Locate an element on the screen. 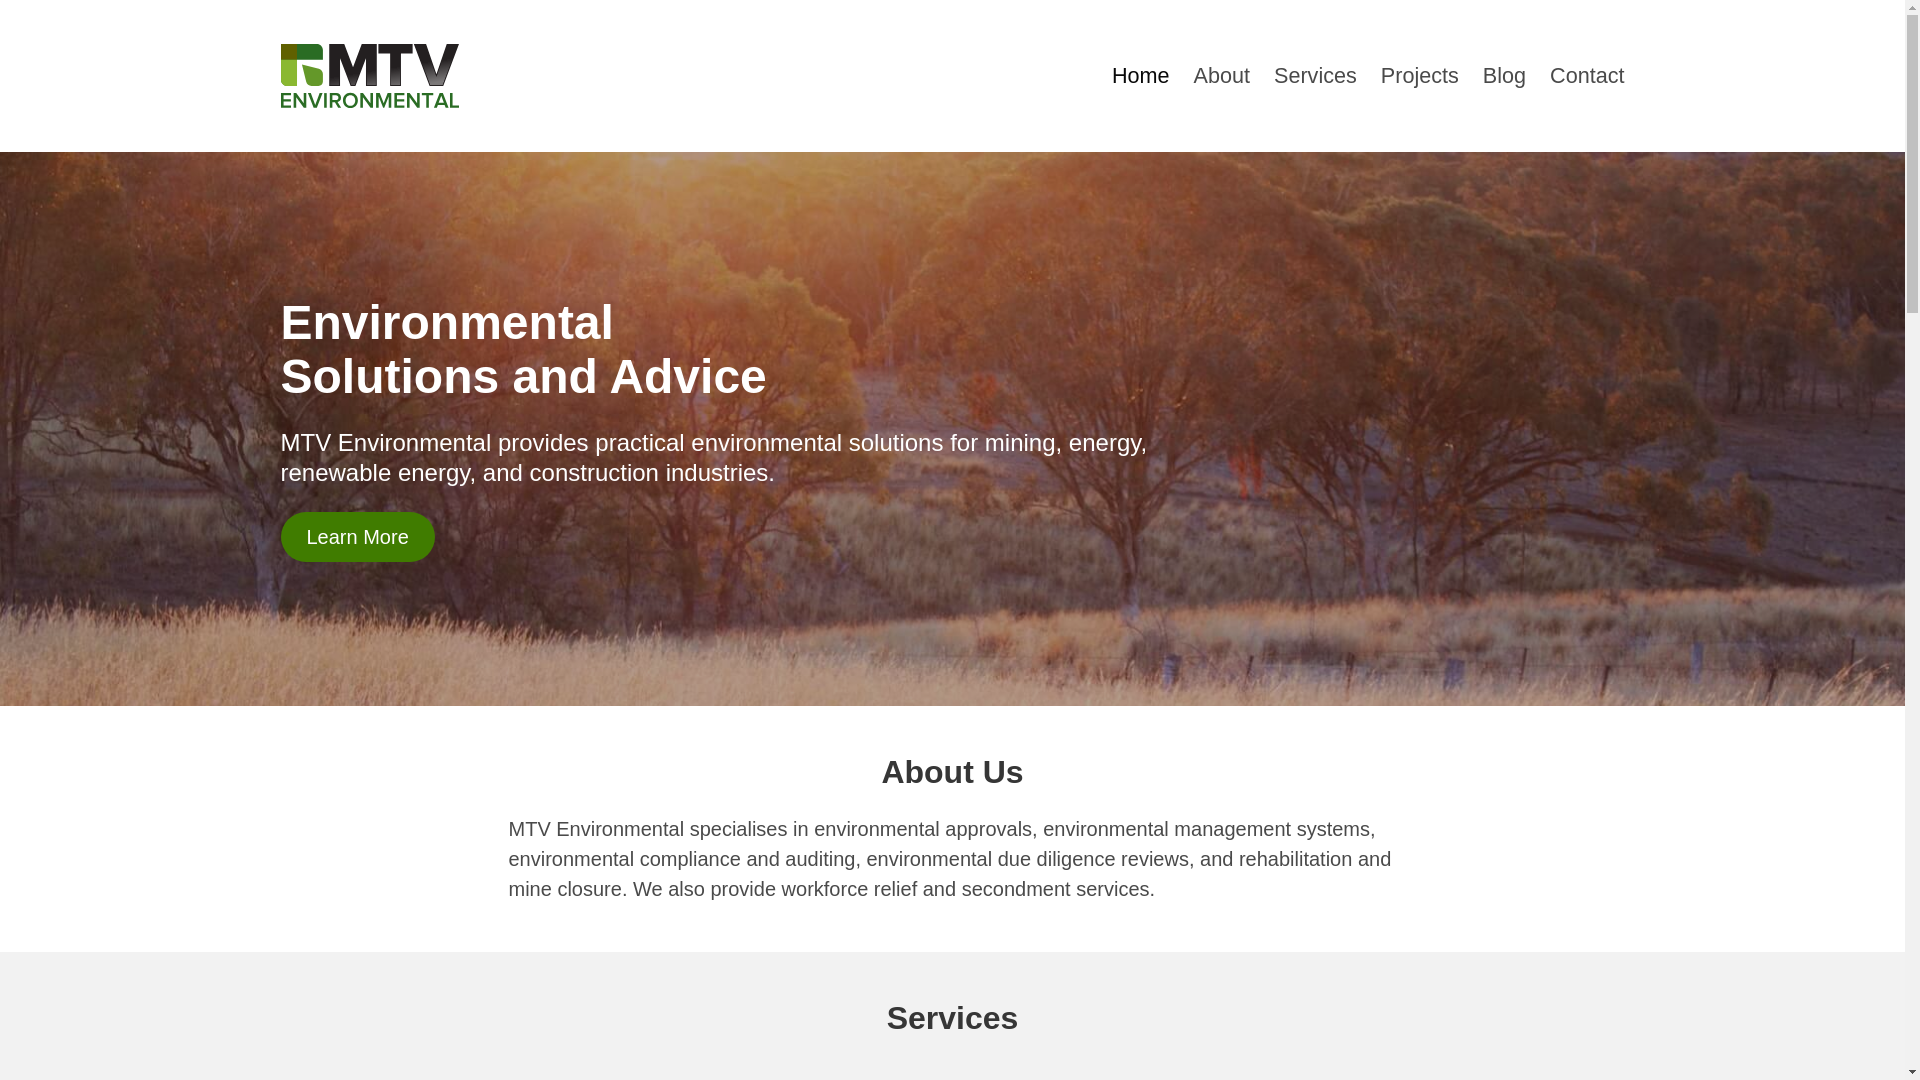 The height and width of the screenshot is (1080, 1920). 'Projects' is located at coordinates (1419, 75).